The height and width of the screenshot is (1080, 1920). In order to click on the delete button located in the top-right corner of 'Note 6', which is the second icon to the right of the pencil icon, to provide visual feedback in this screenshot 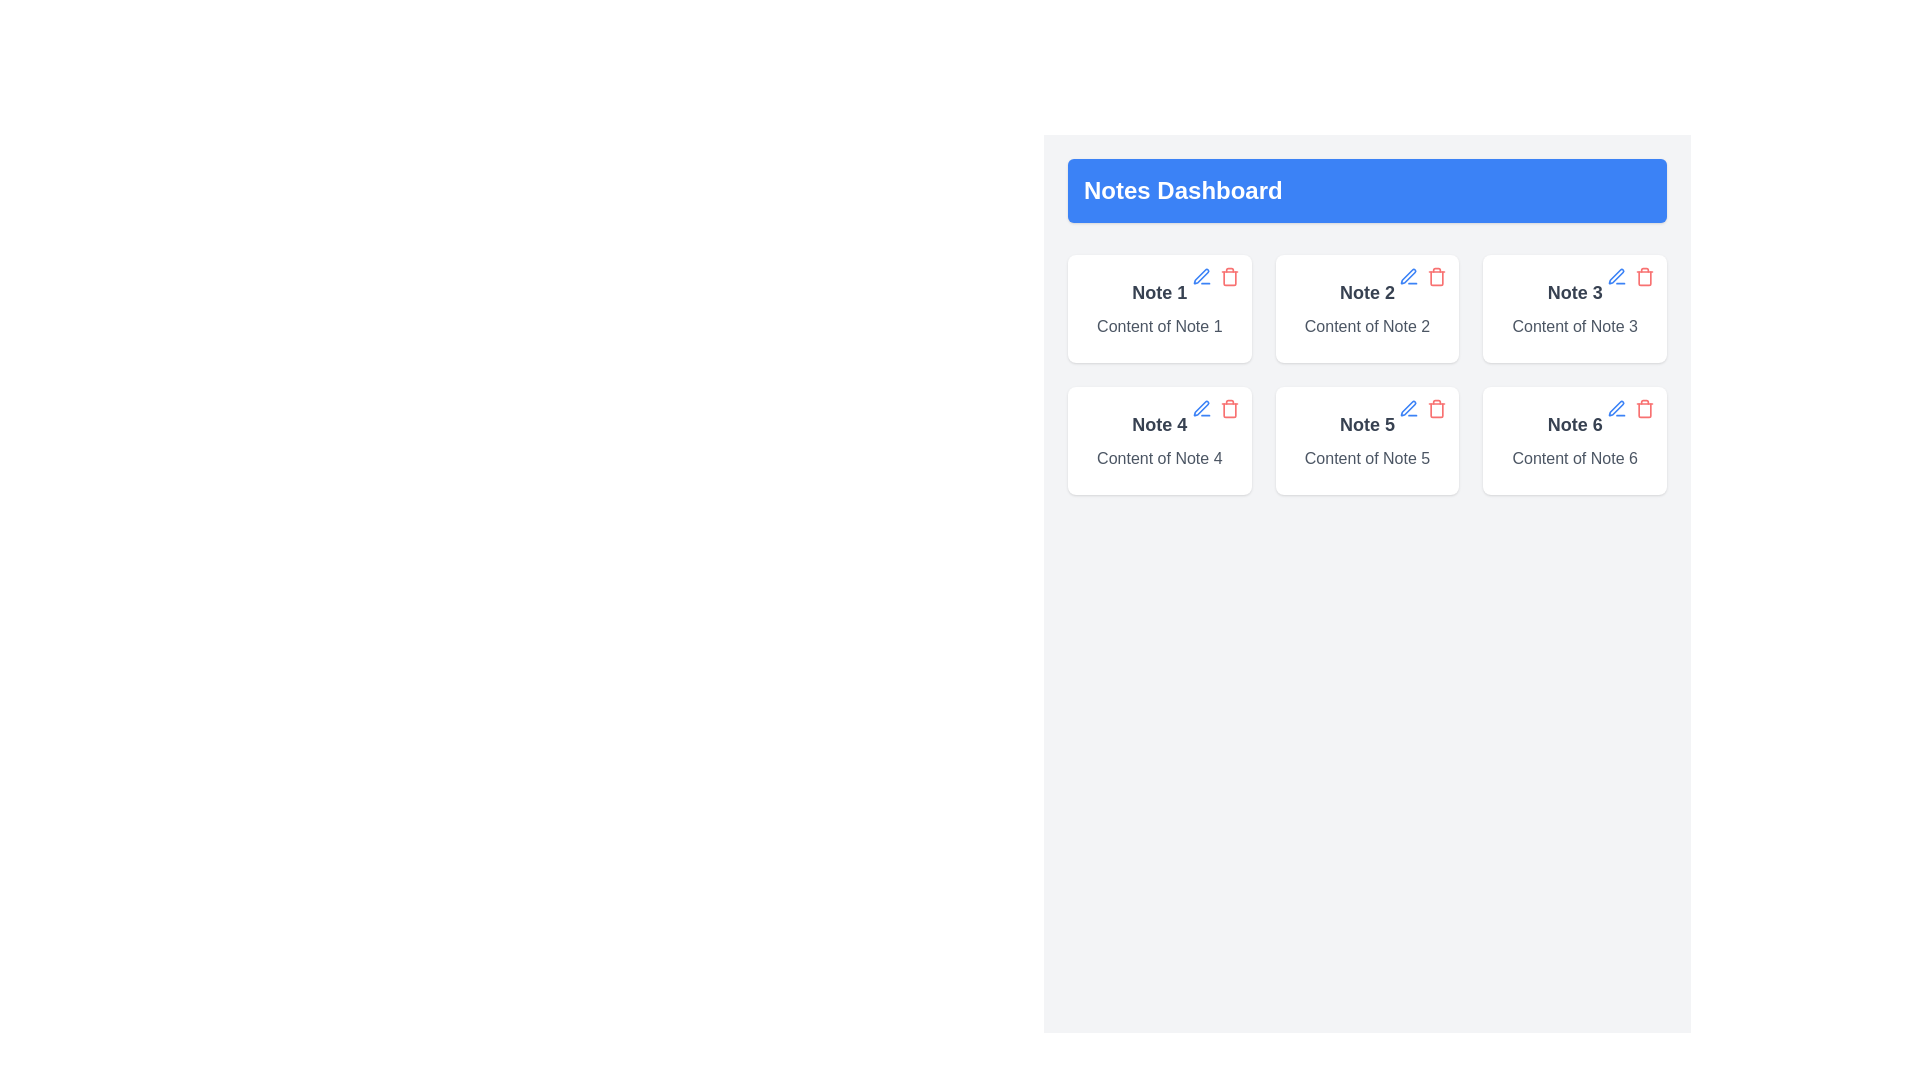, I will do `click(1645, 407)`.